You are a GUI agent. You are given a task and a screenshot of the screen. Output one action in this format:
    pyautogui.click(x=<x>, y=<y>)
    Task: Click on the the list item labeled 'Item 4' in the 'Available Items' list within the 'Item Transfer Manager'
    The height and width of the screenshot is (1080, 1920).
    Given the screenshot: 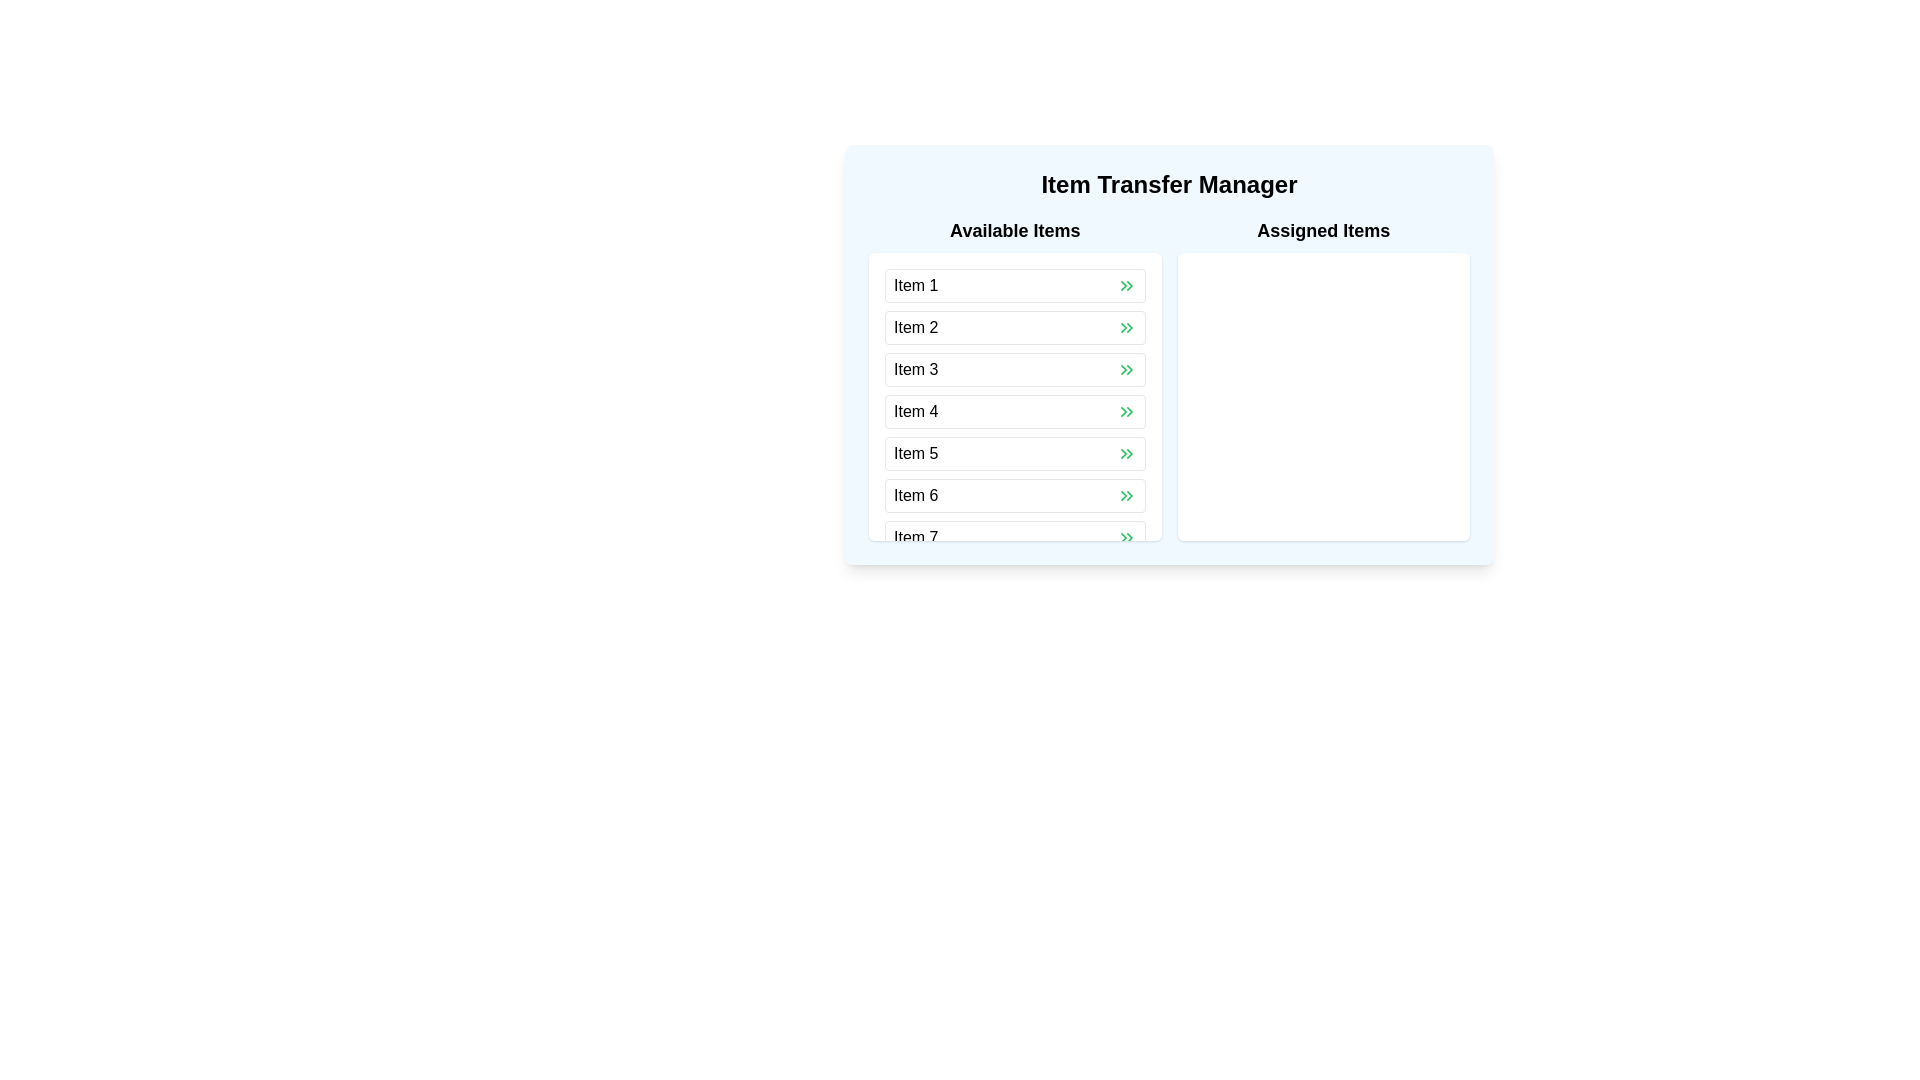 What is the action you would take?
    pyautogui.click(x=1015, y=411)
    